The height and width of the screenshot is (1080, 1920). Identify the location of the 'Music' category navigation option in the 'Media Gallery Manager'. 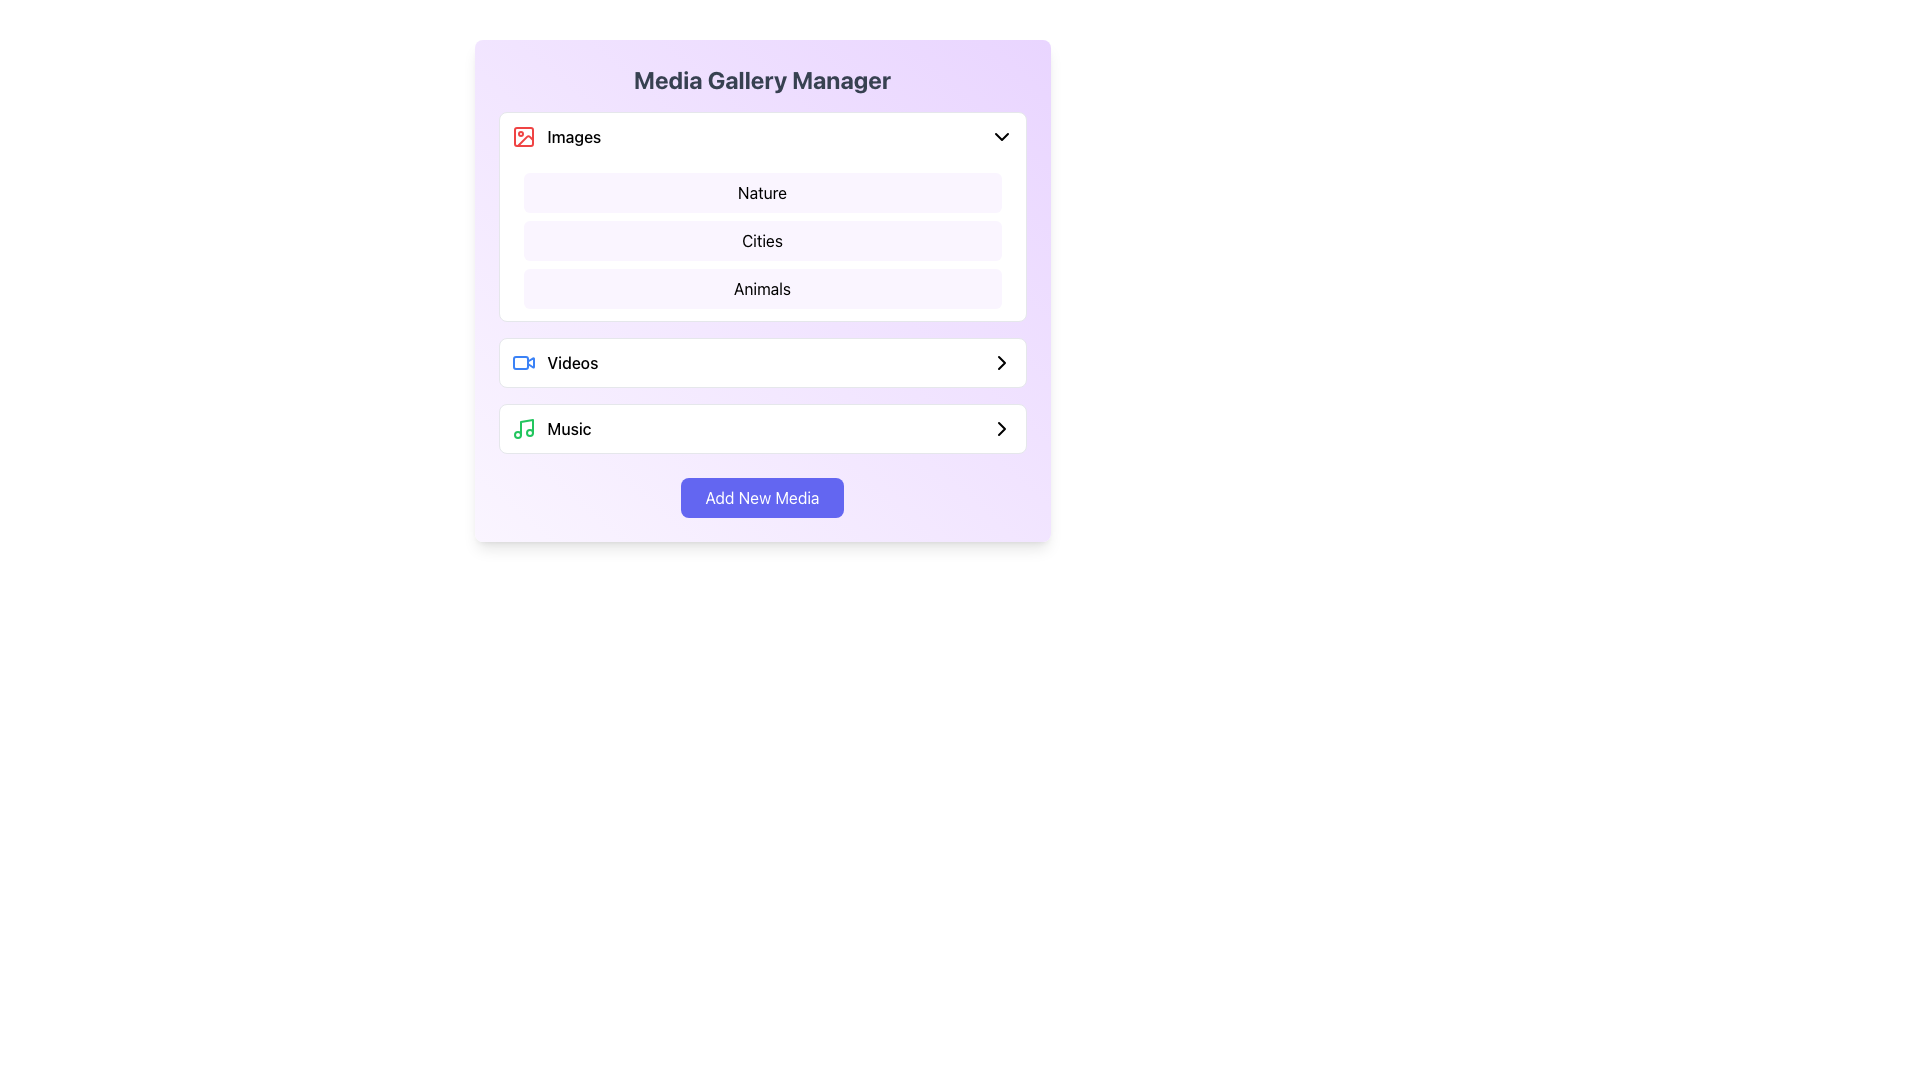
(761, 427).